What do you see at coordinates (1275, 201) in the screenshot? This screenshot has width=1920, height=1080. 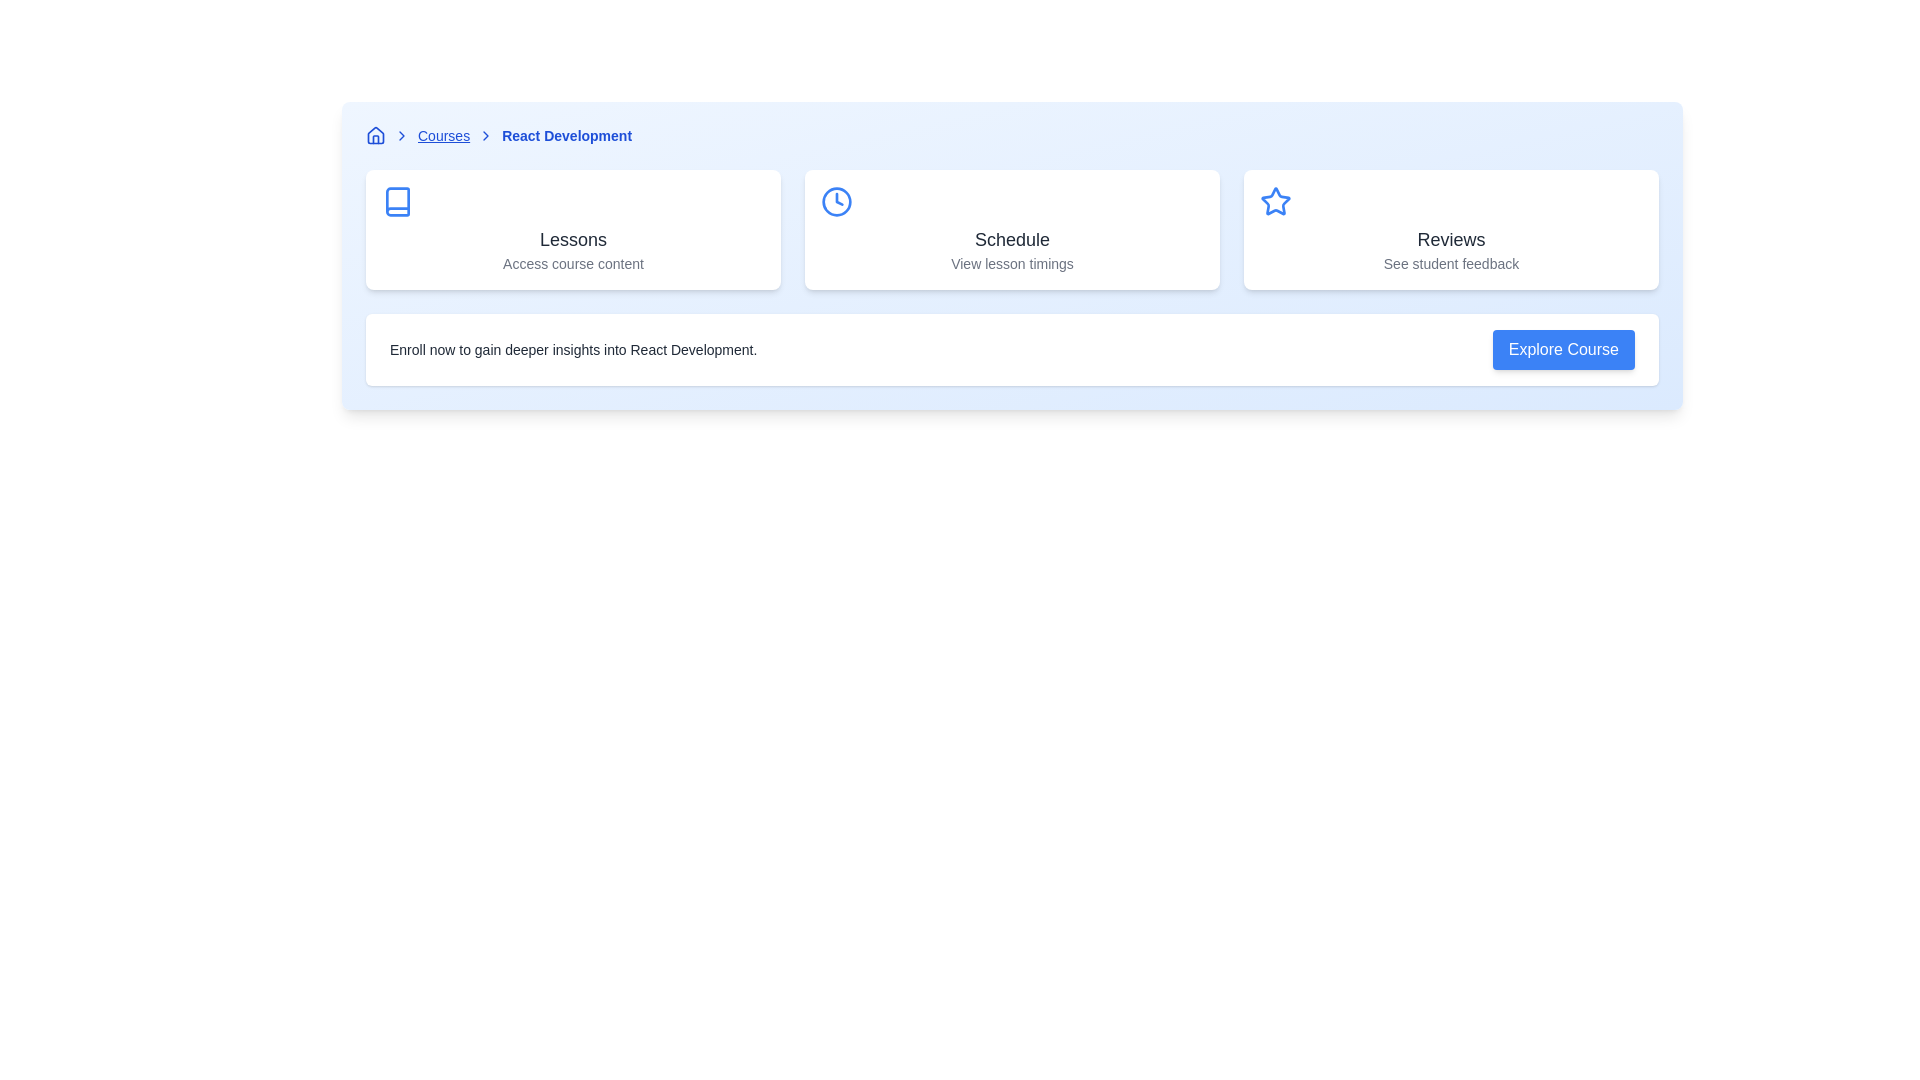 I see `the rating or review indicator icon located in the top-left section of the 'Reviews' card, positioned above the 'Reviews' text and next to the 'See student feedback' subtitle` at bounding box center [1275, 201].